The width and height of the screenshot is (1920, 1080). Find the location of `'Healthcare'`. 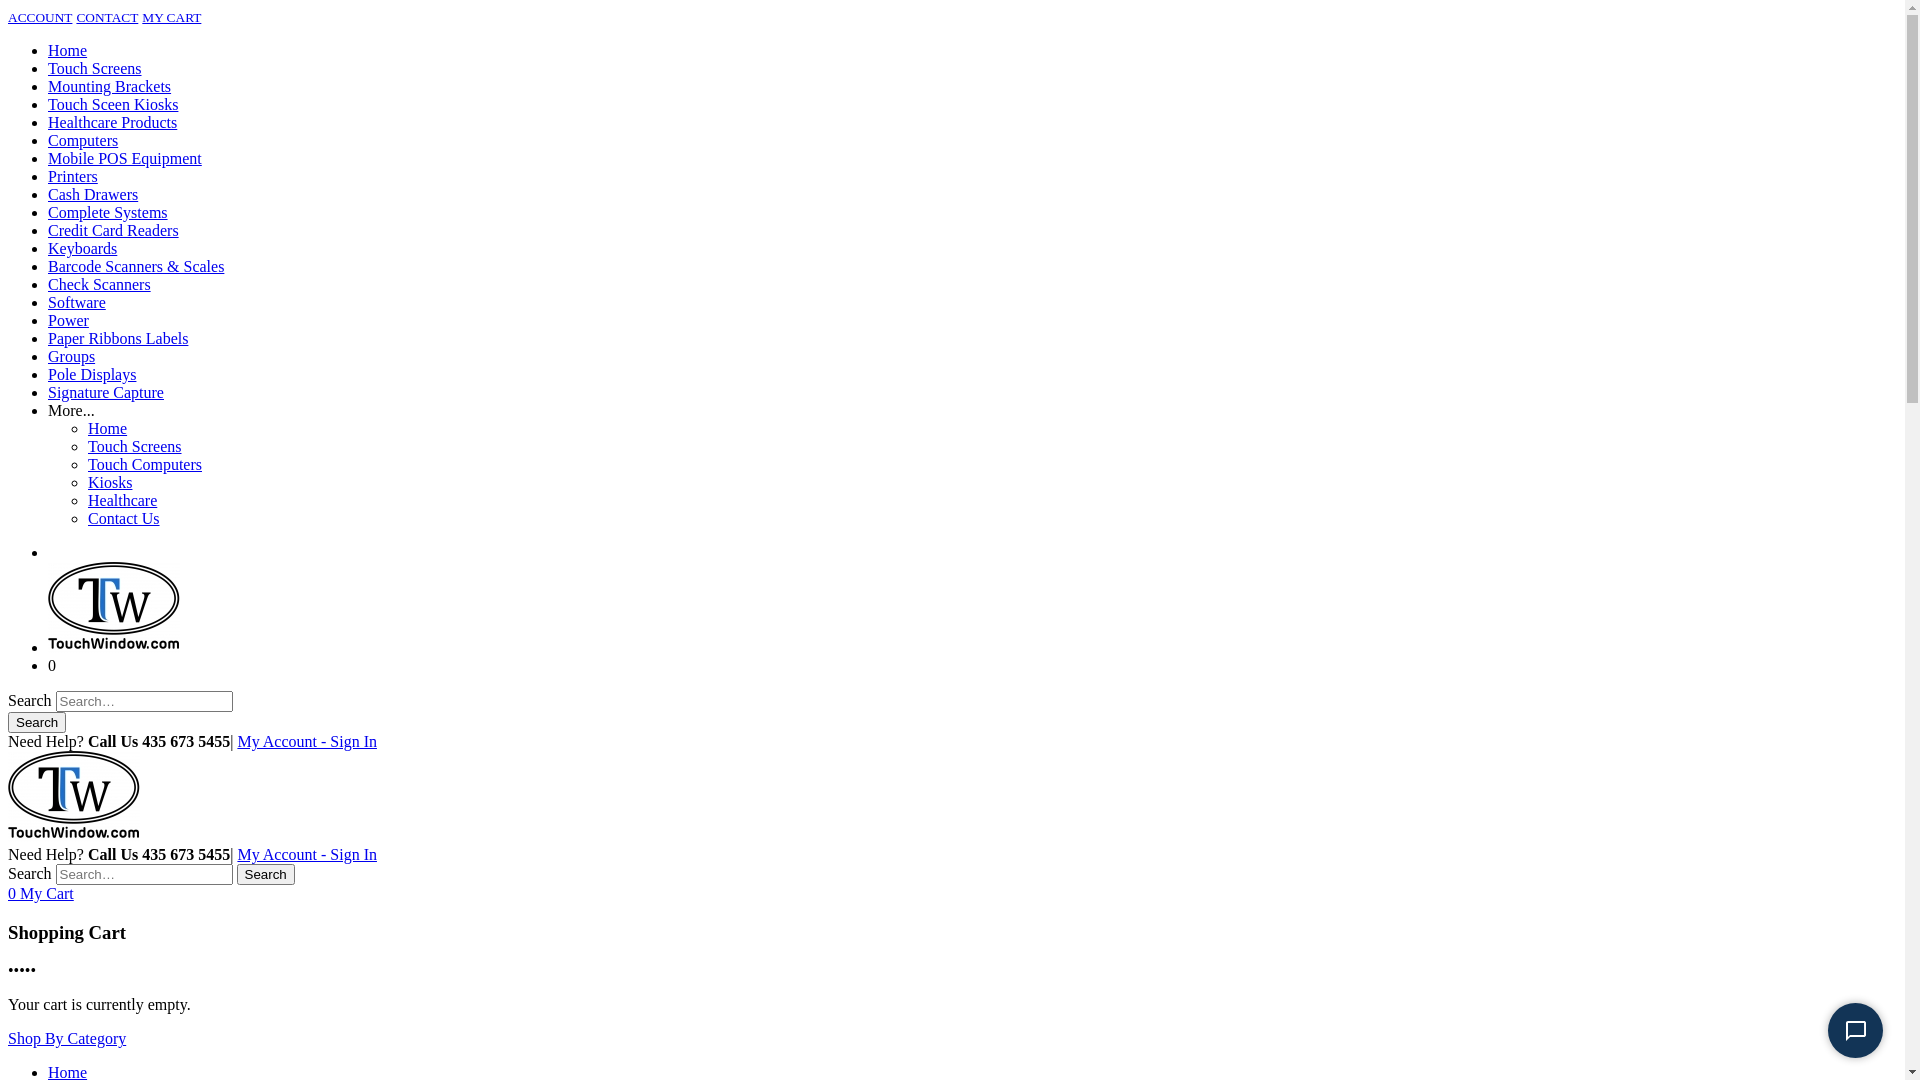

'Healthcare' is located at coordinates (121, 499).